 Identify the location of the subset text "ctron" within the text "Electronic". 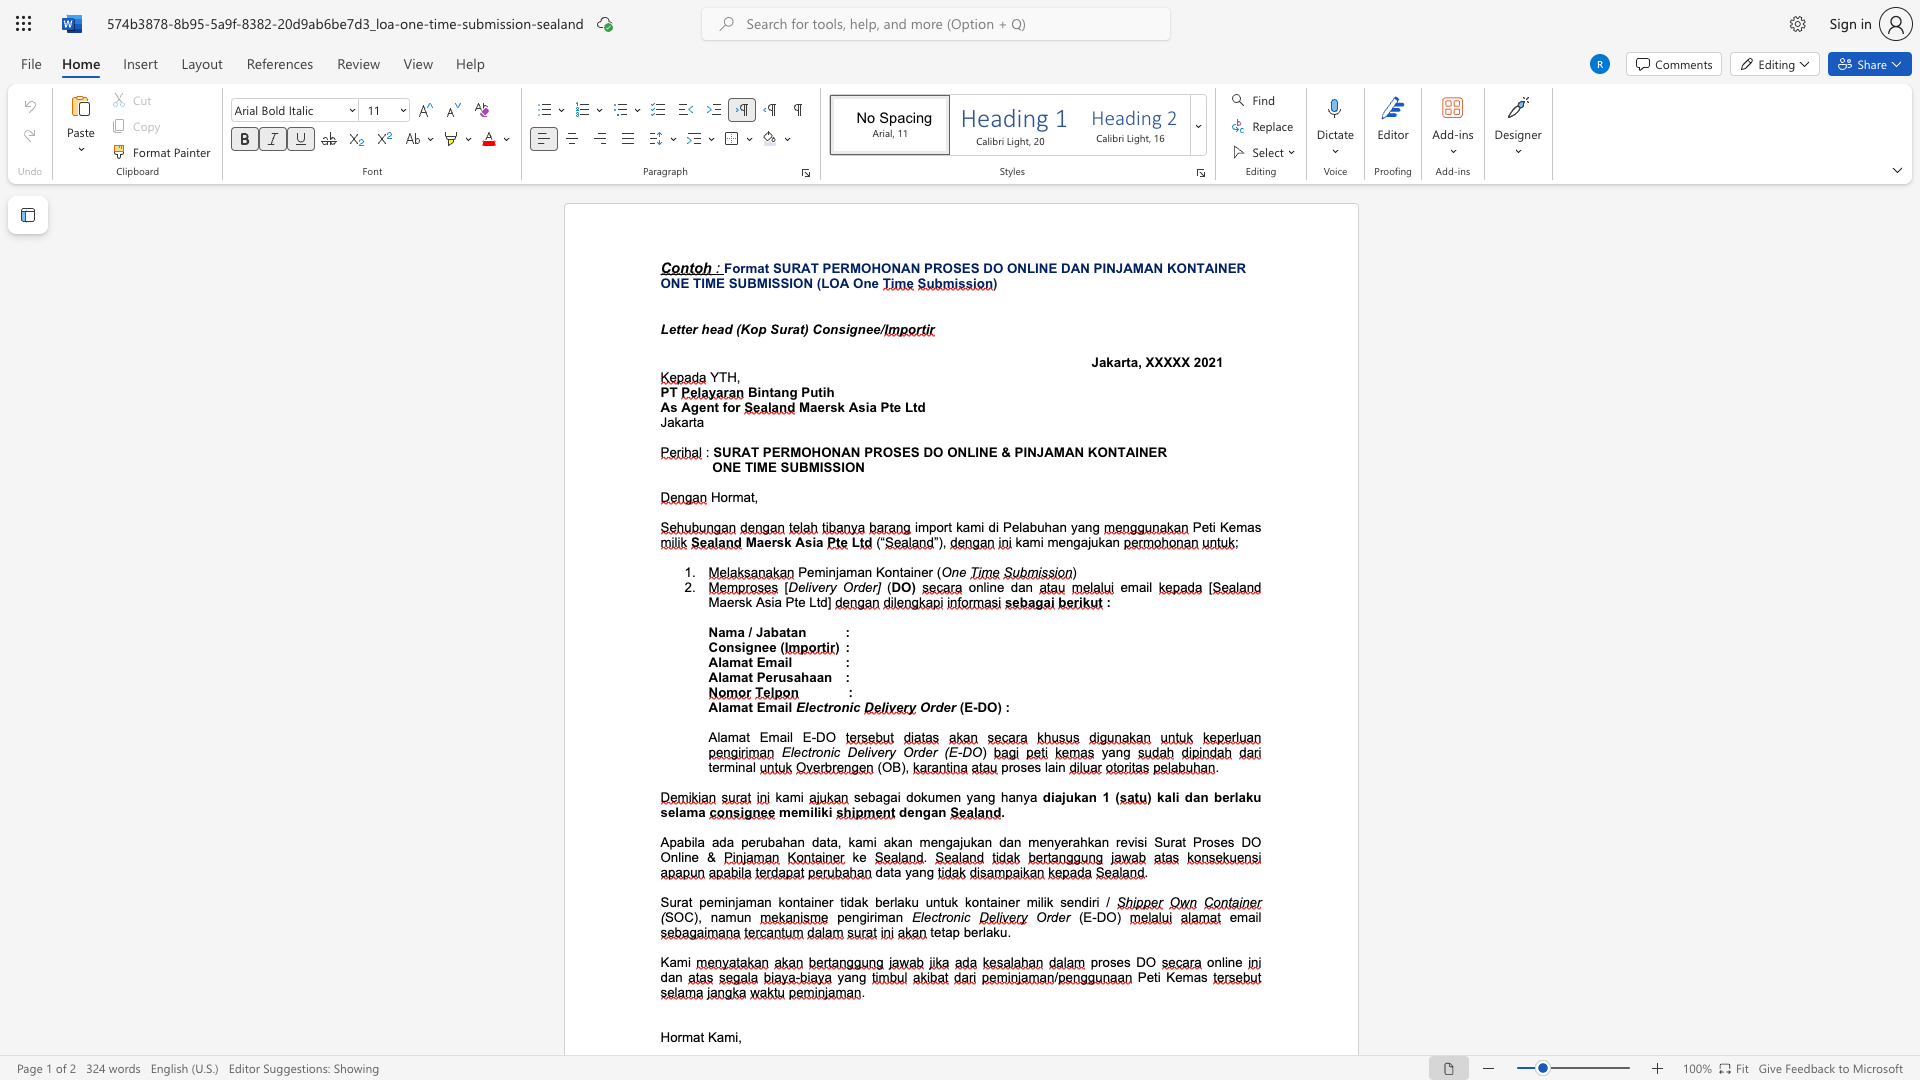
(816, 706).